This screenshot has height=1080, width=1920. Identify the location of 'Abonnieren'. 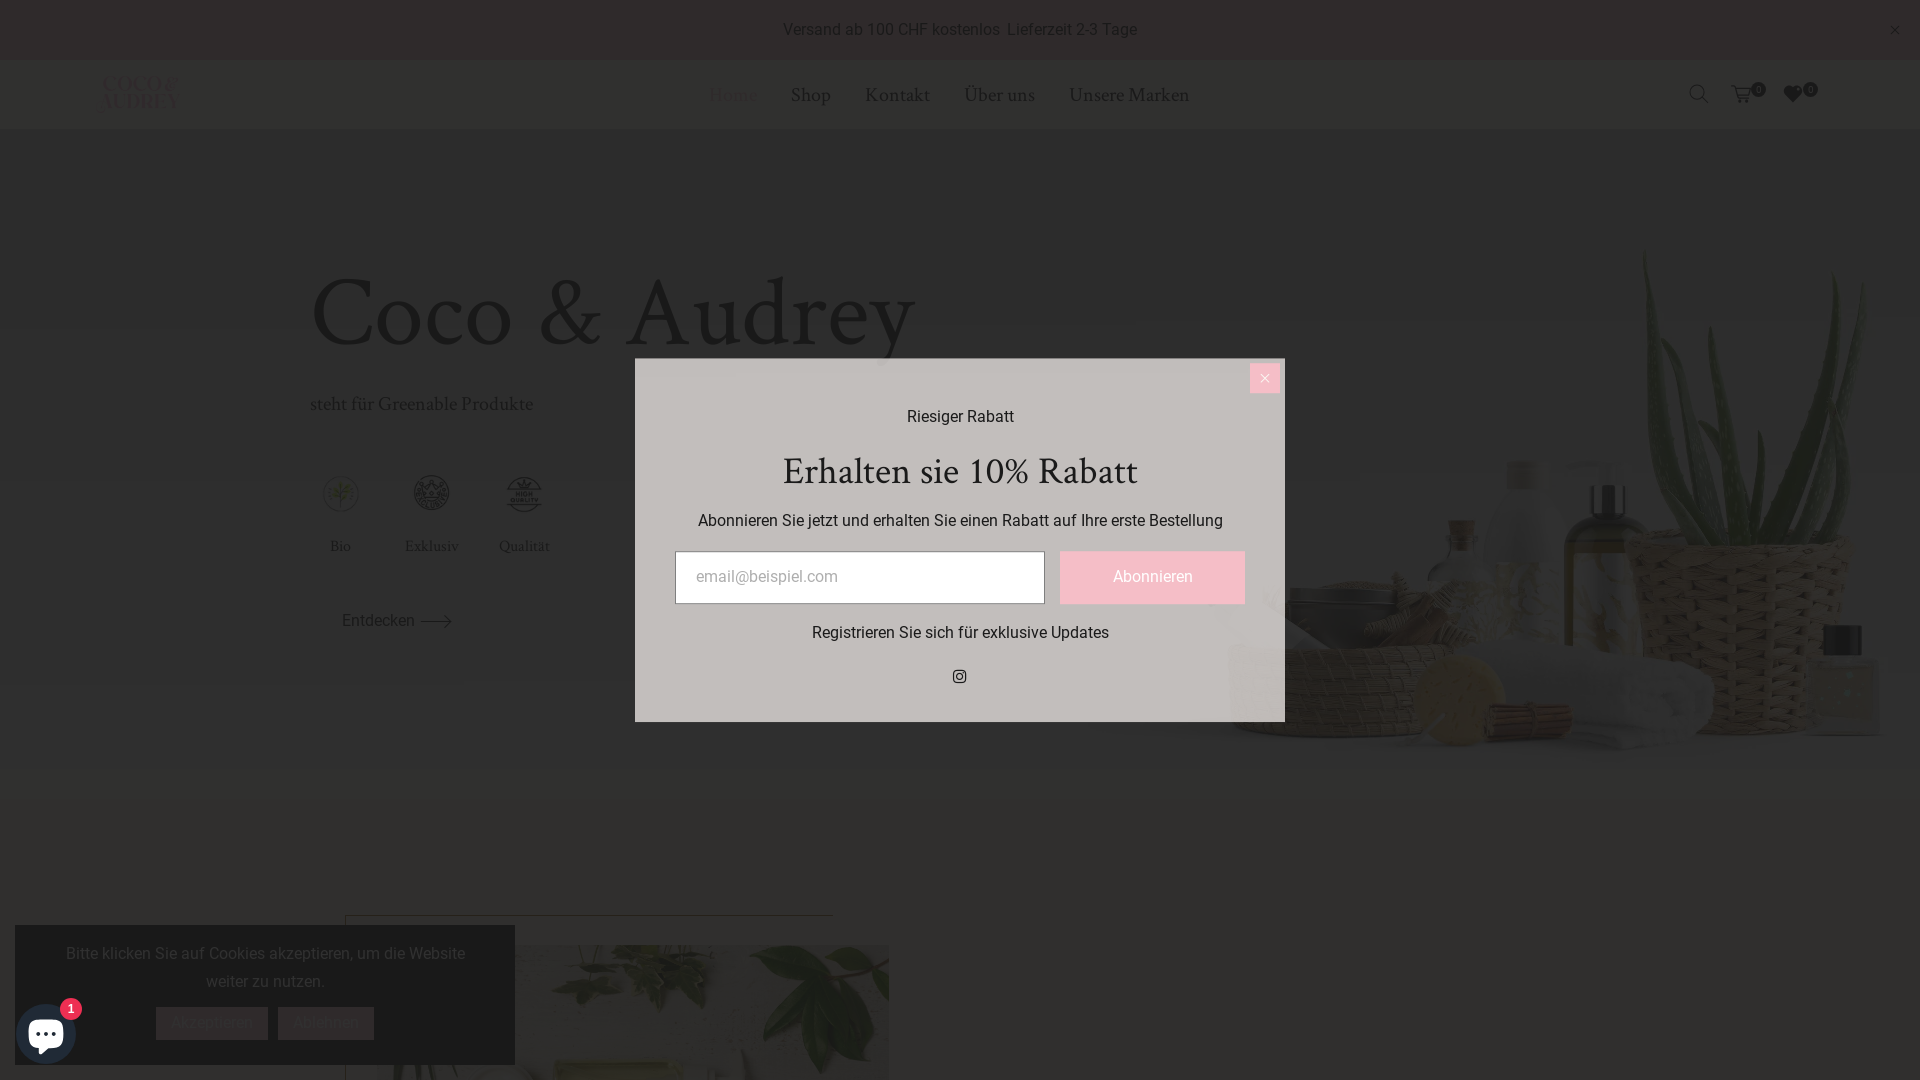
(1152, 577).